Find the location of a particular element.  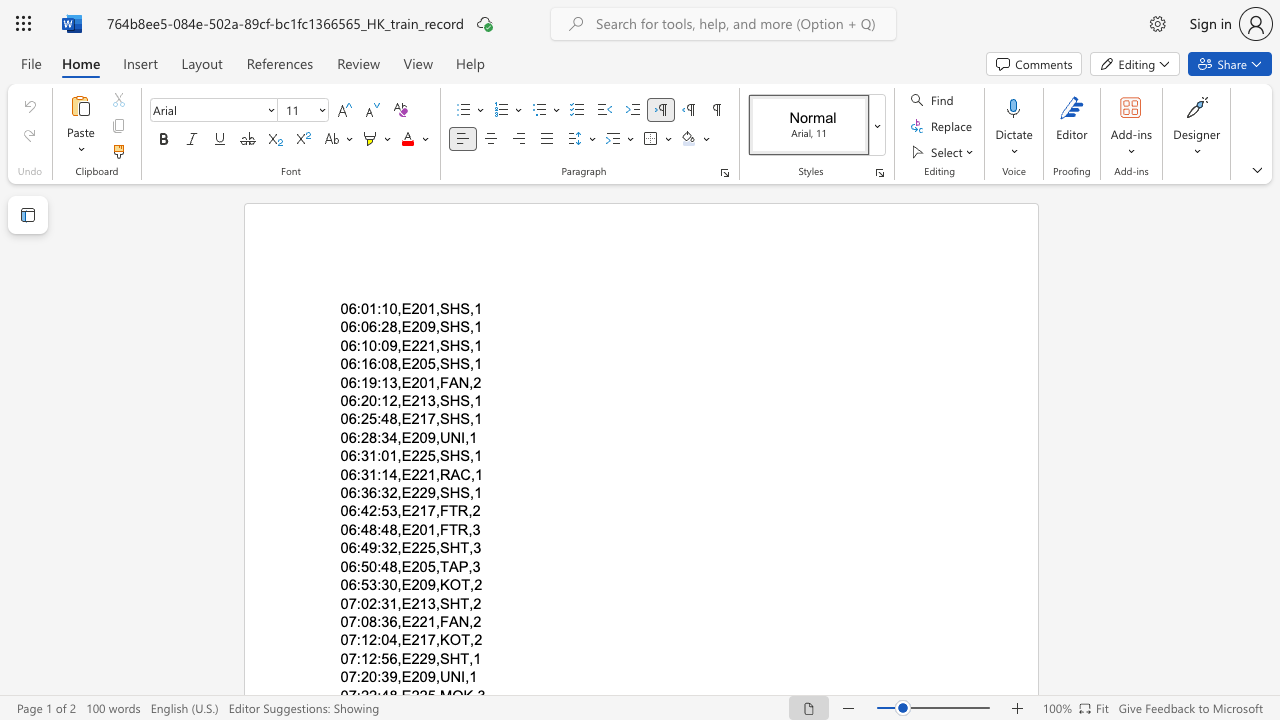

the subset text ",1" within the text "06:31:01,E225,SHS,1" is located at coordinates (469, 456).